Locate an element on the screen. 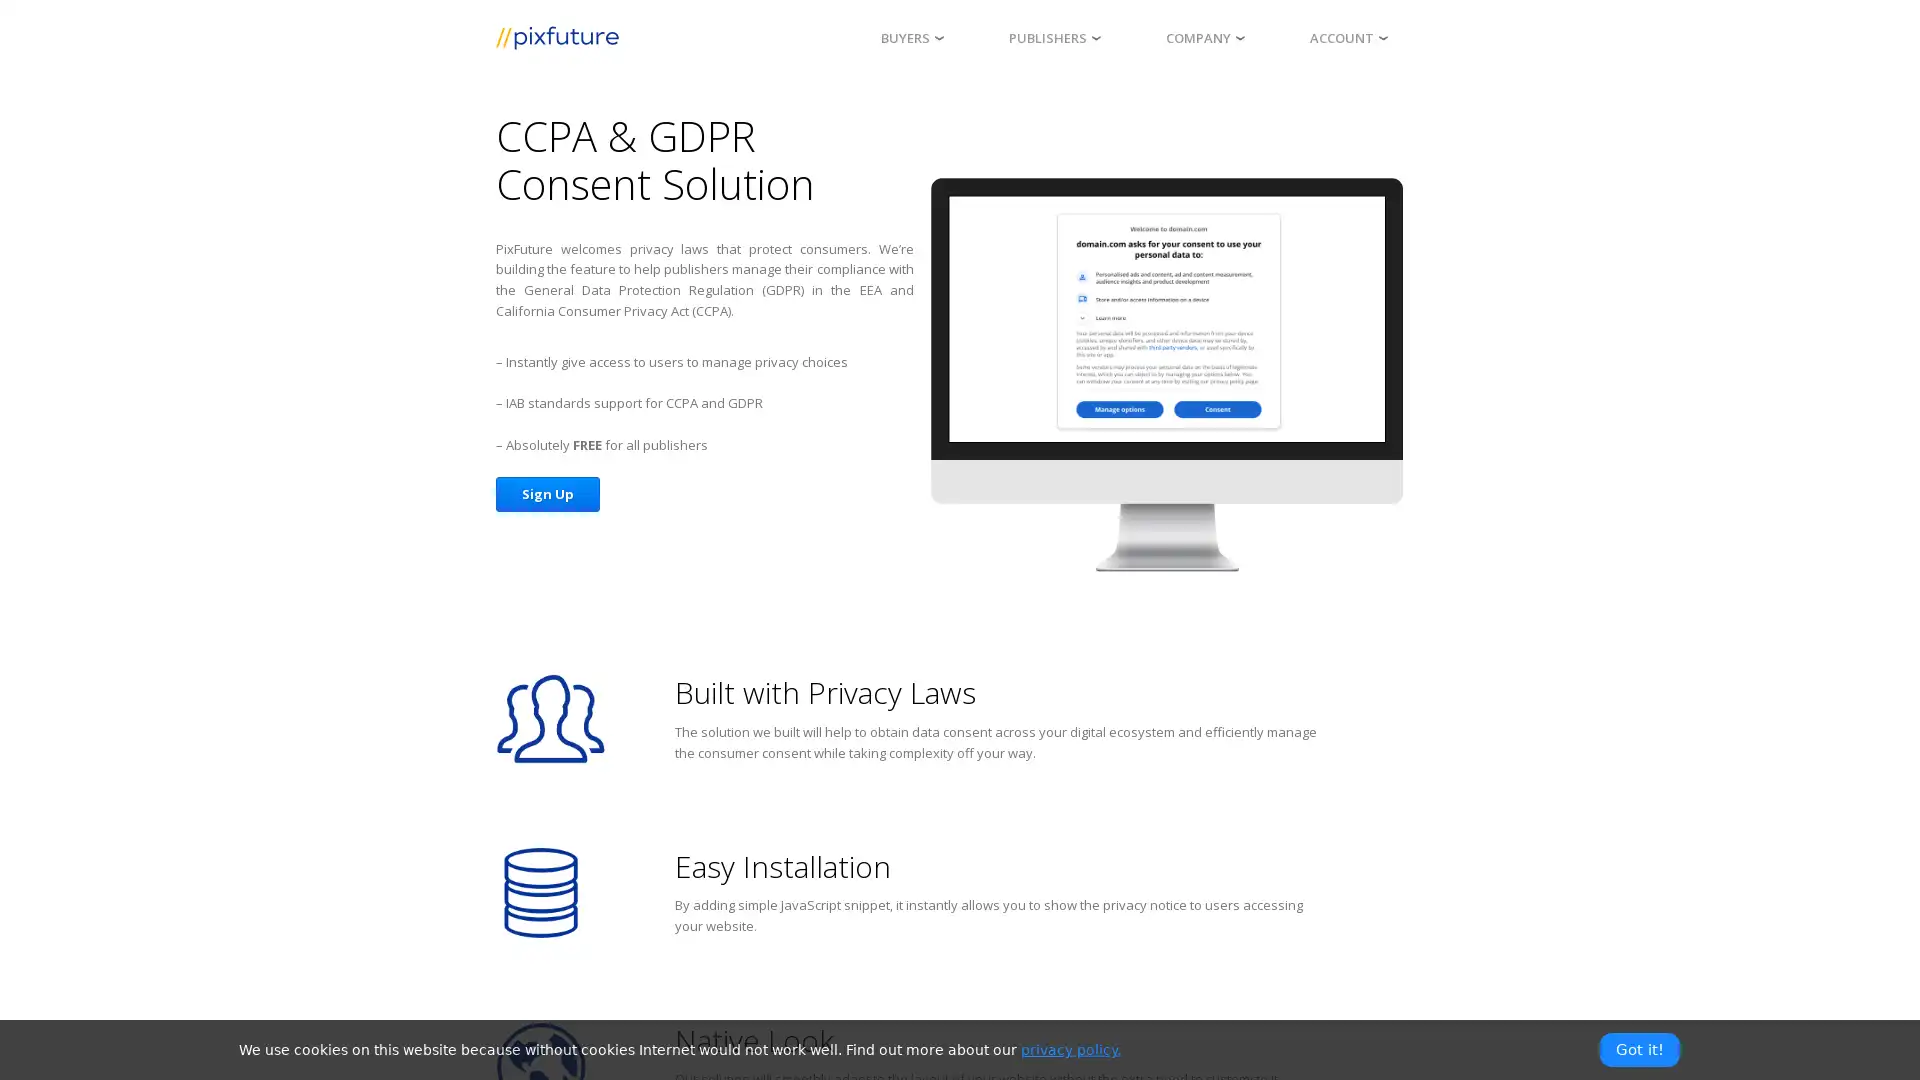 This screenshot has width=1920, height=1080. Got it! is located at coordinates (1638, 1048).